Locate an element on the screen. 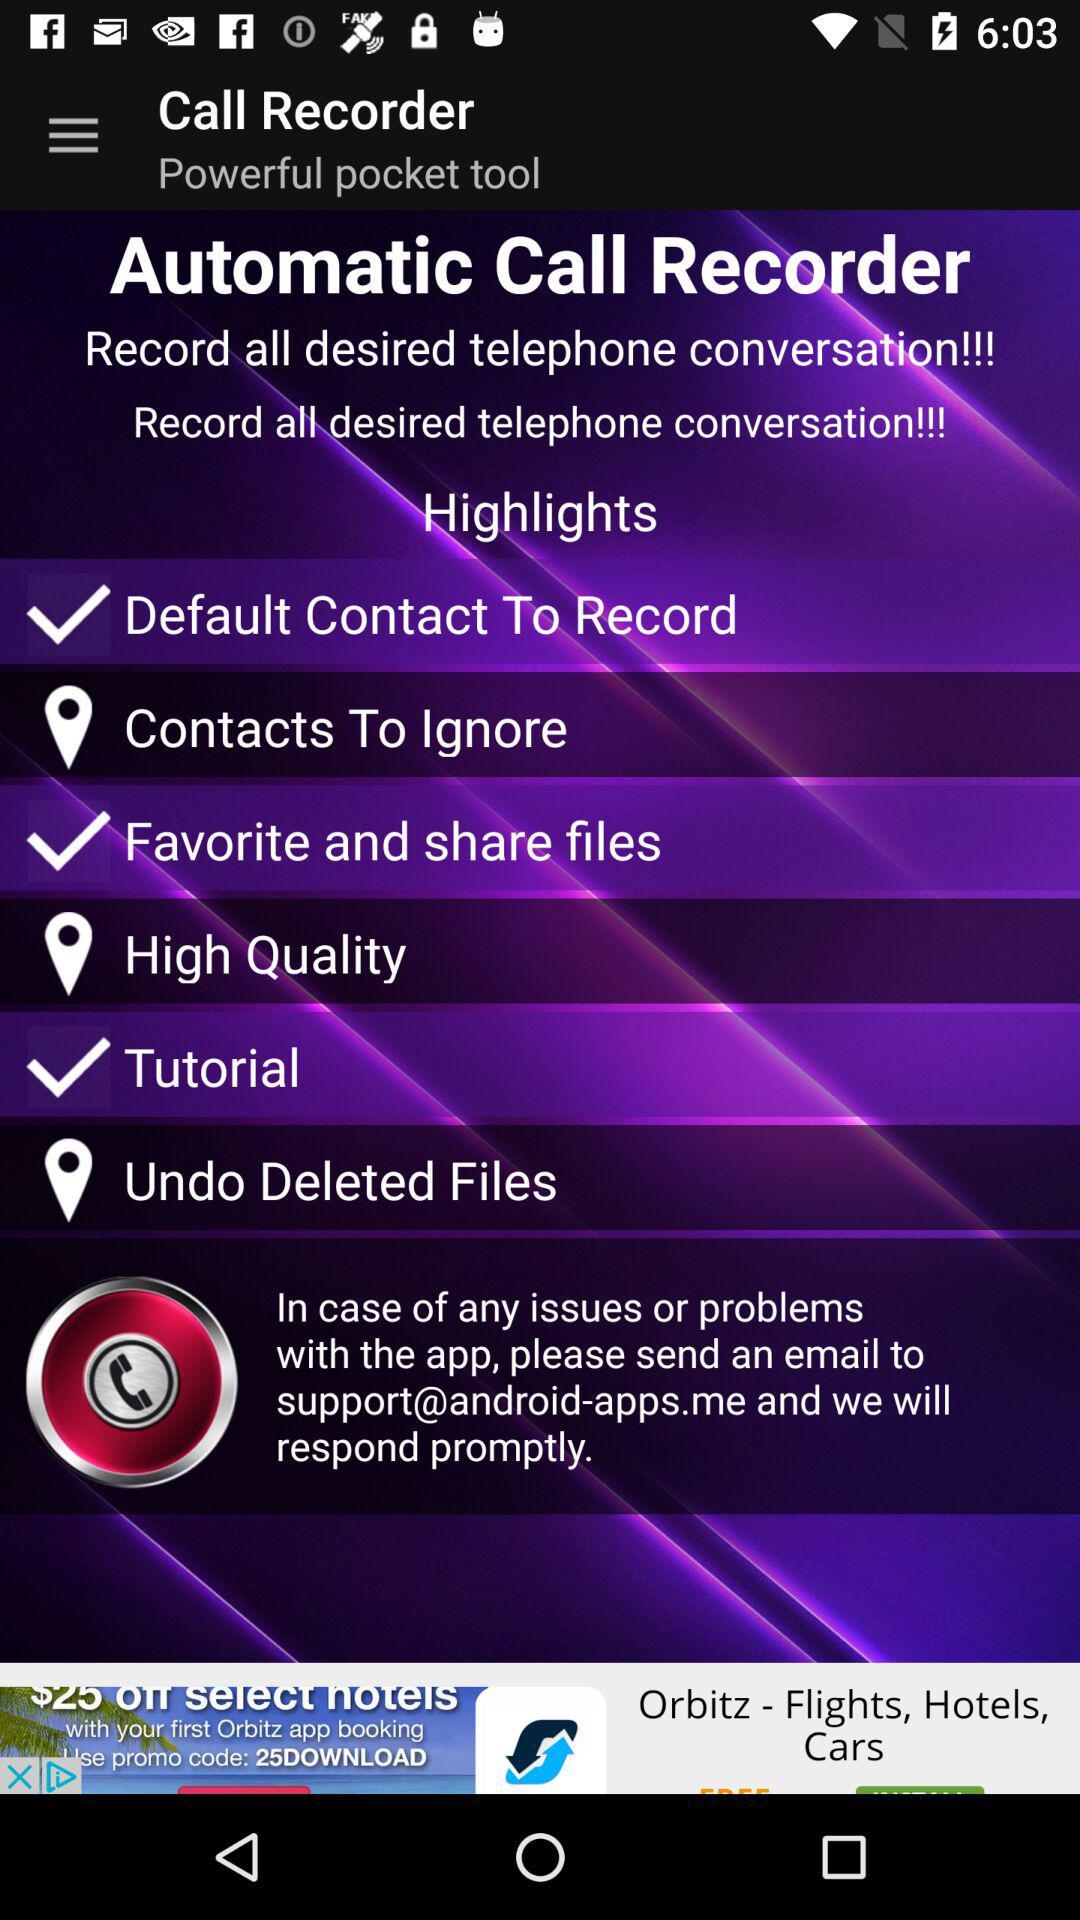 The image size is (1080, 1920). interact with advertisement is located at coordinates (540, 1727).